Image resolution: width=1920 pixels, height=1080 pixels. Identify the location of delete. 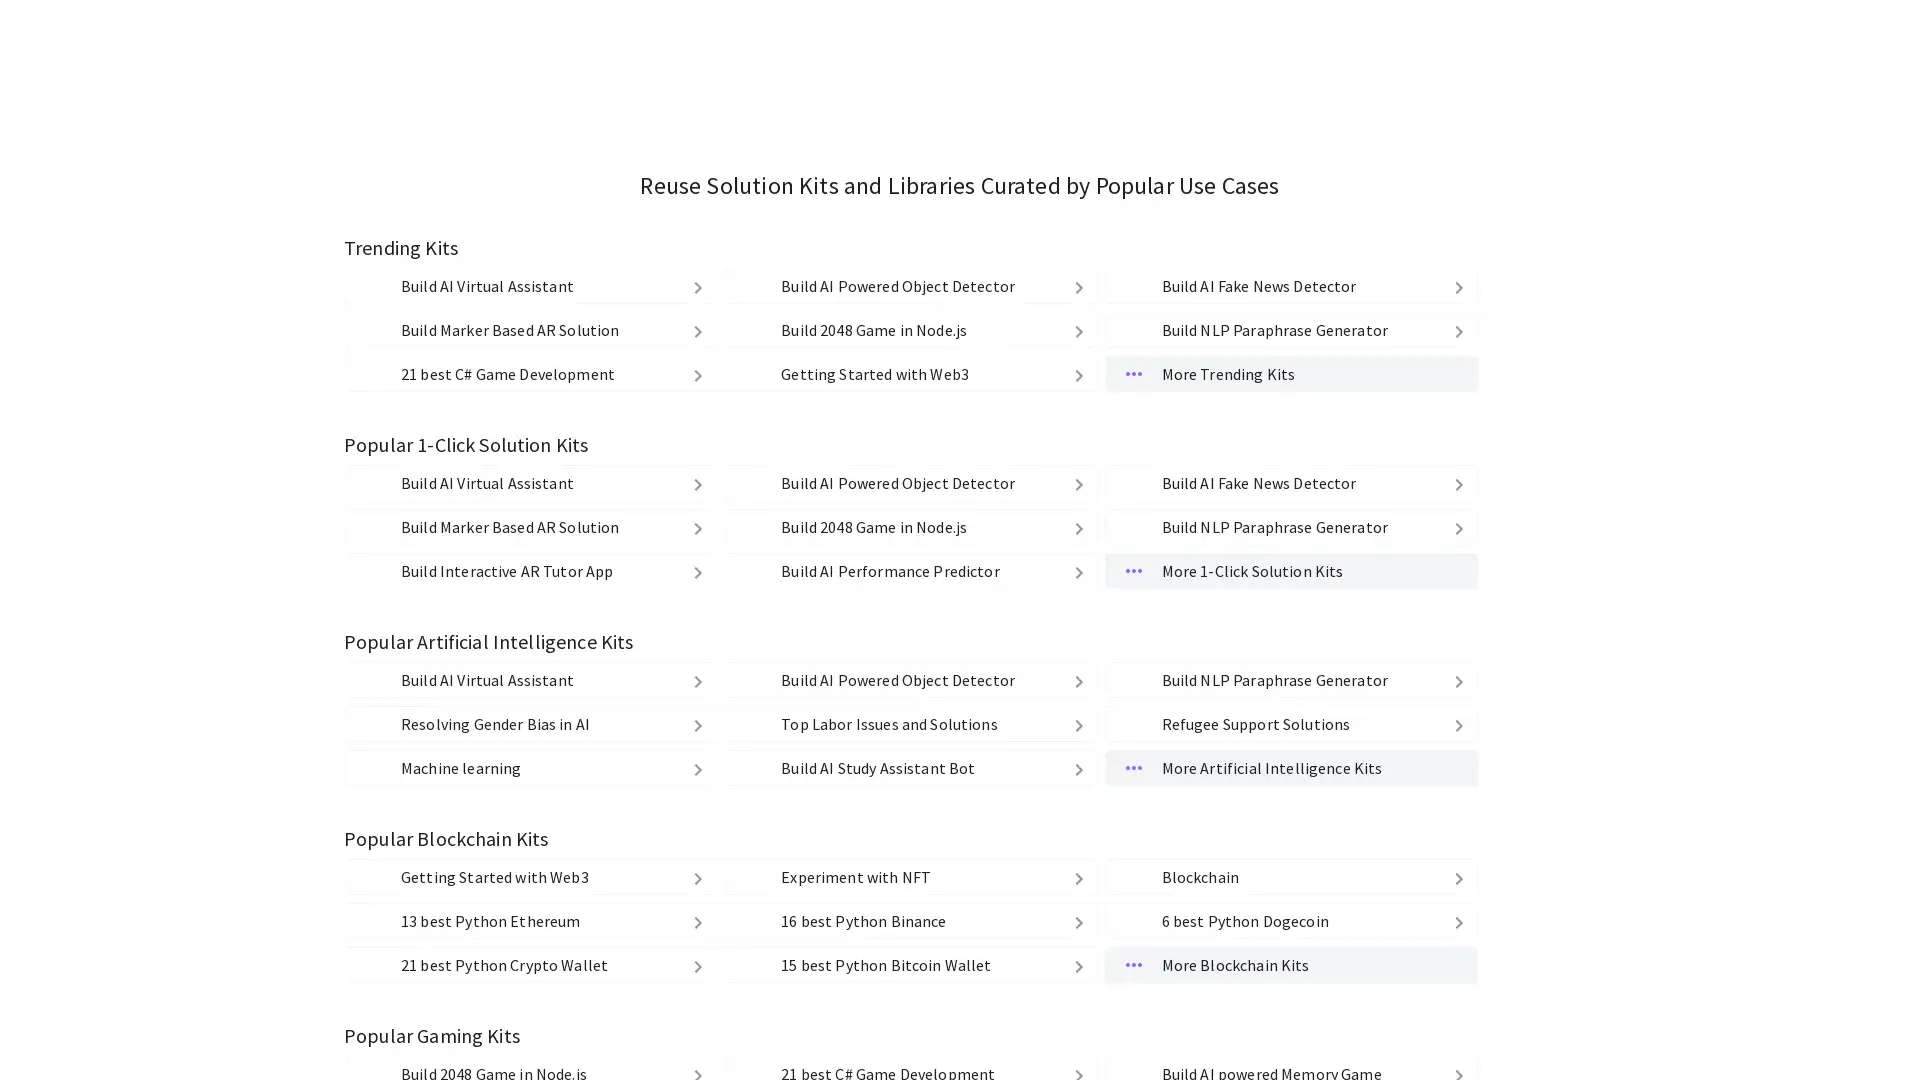
(697, 833).